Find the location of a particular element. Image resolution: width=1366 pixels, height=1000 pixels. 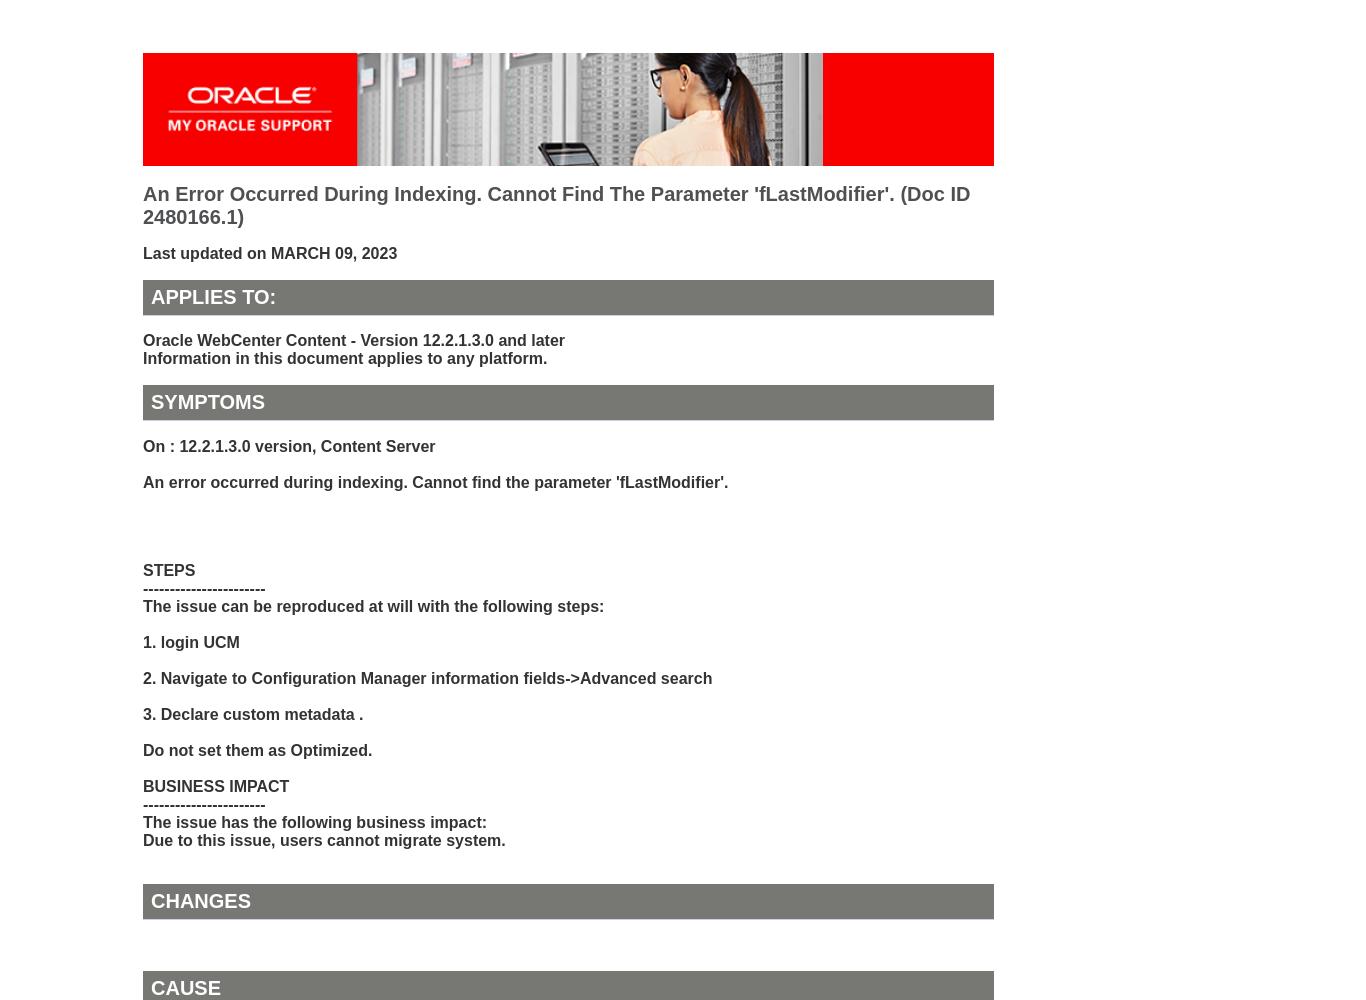

'Cause' is located at coordinates (185, 987).